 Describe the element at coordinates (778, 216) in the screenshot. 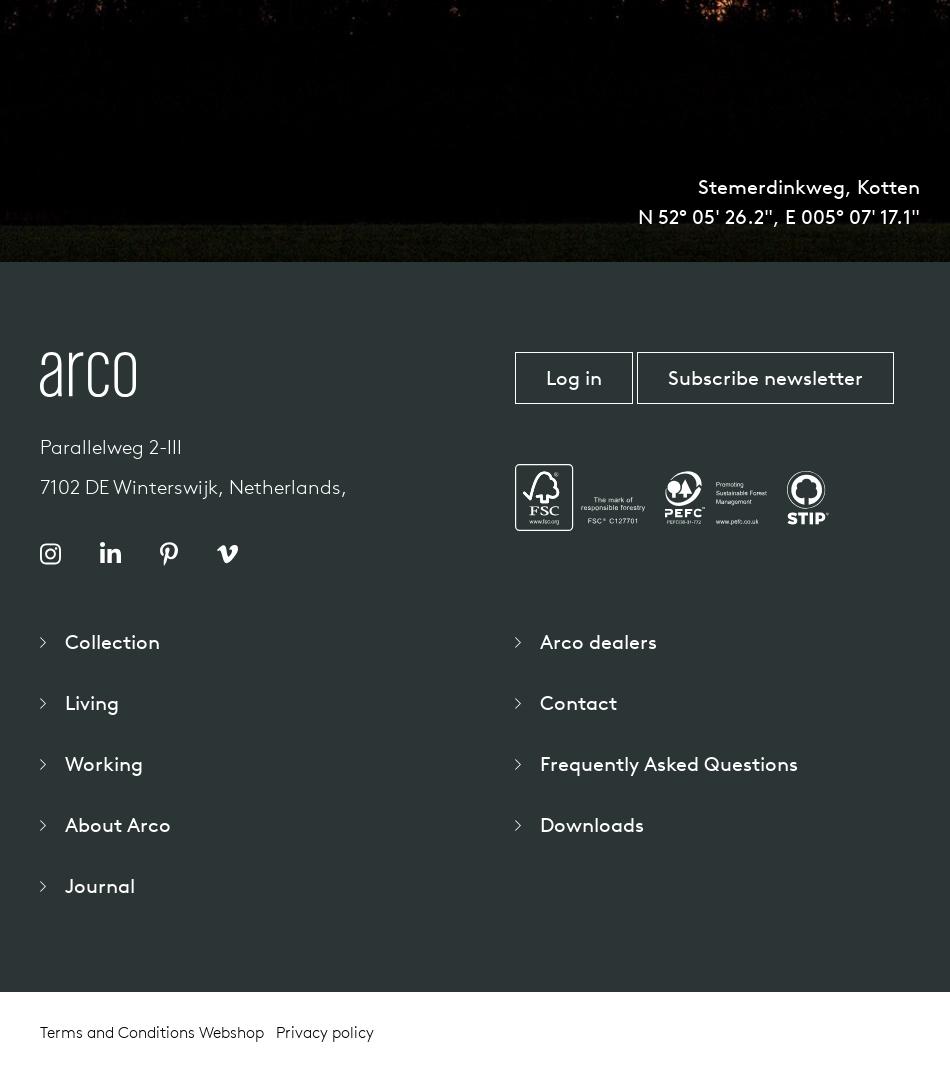

I see `'N 52° 05' 26.2", E 005° 07' 17.1"'` at that location.